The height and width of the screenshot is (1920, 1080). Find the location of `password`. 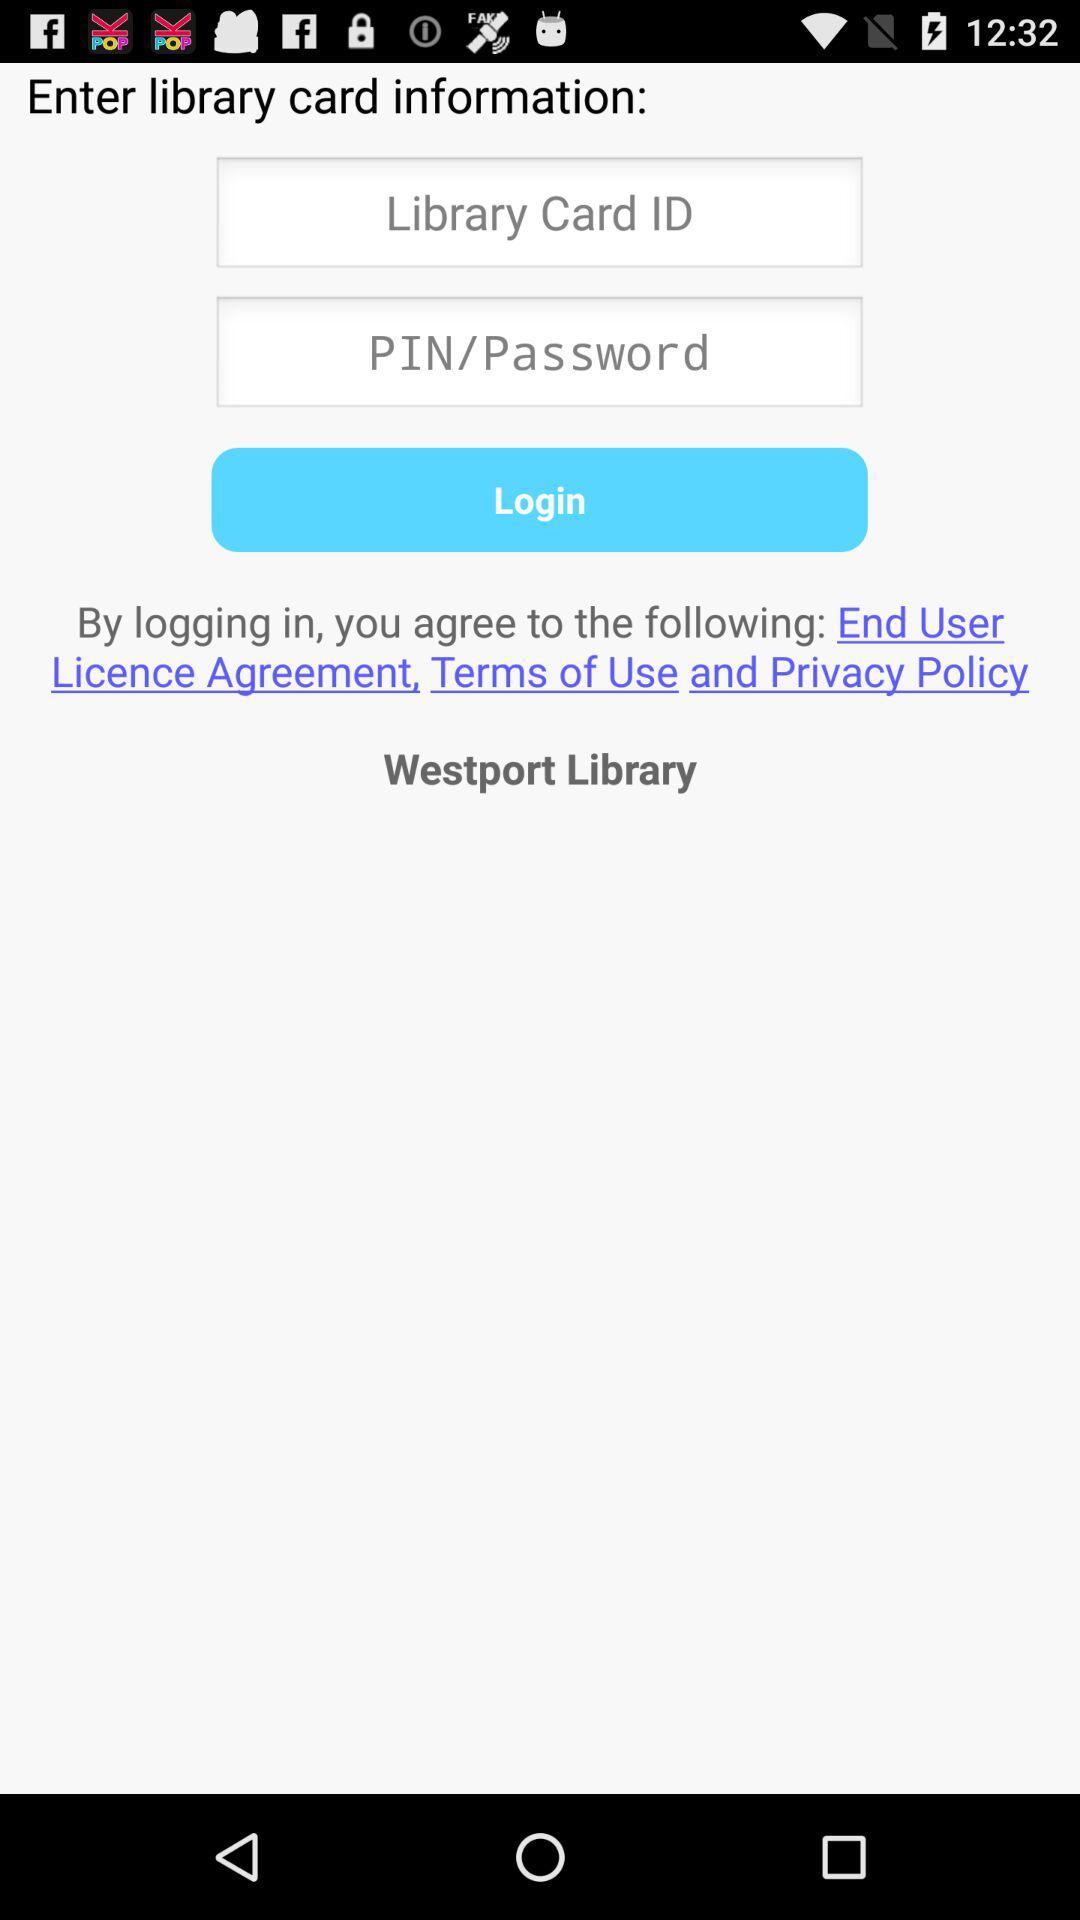

password is located at coordinates (538, 357).